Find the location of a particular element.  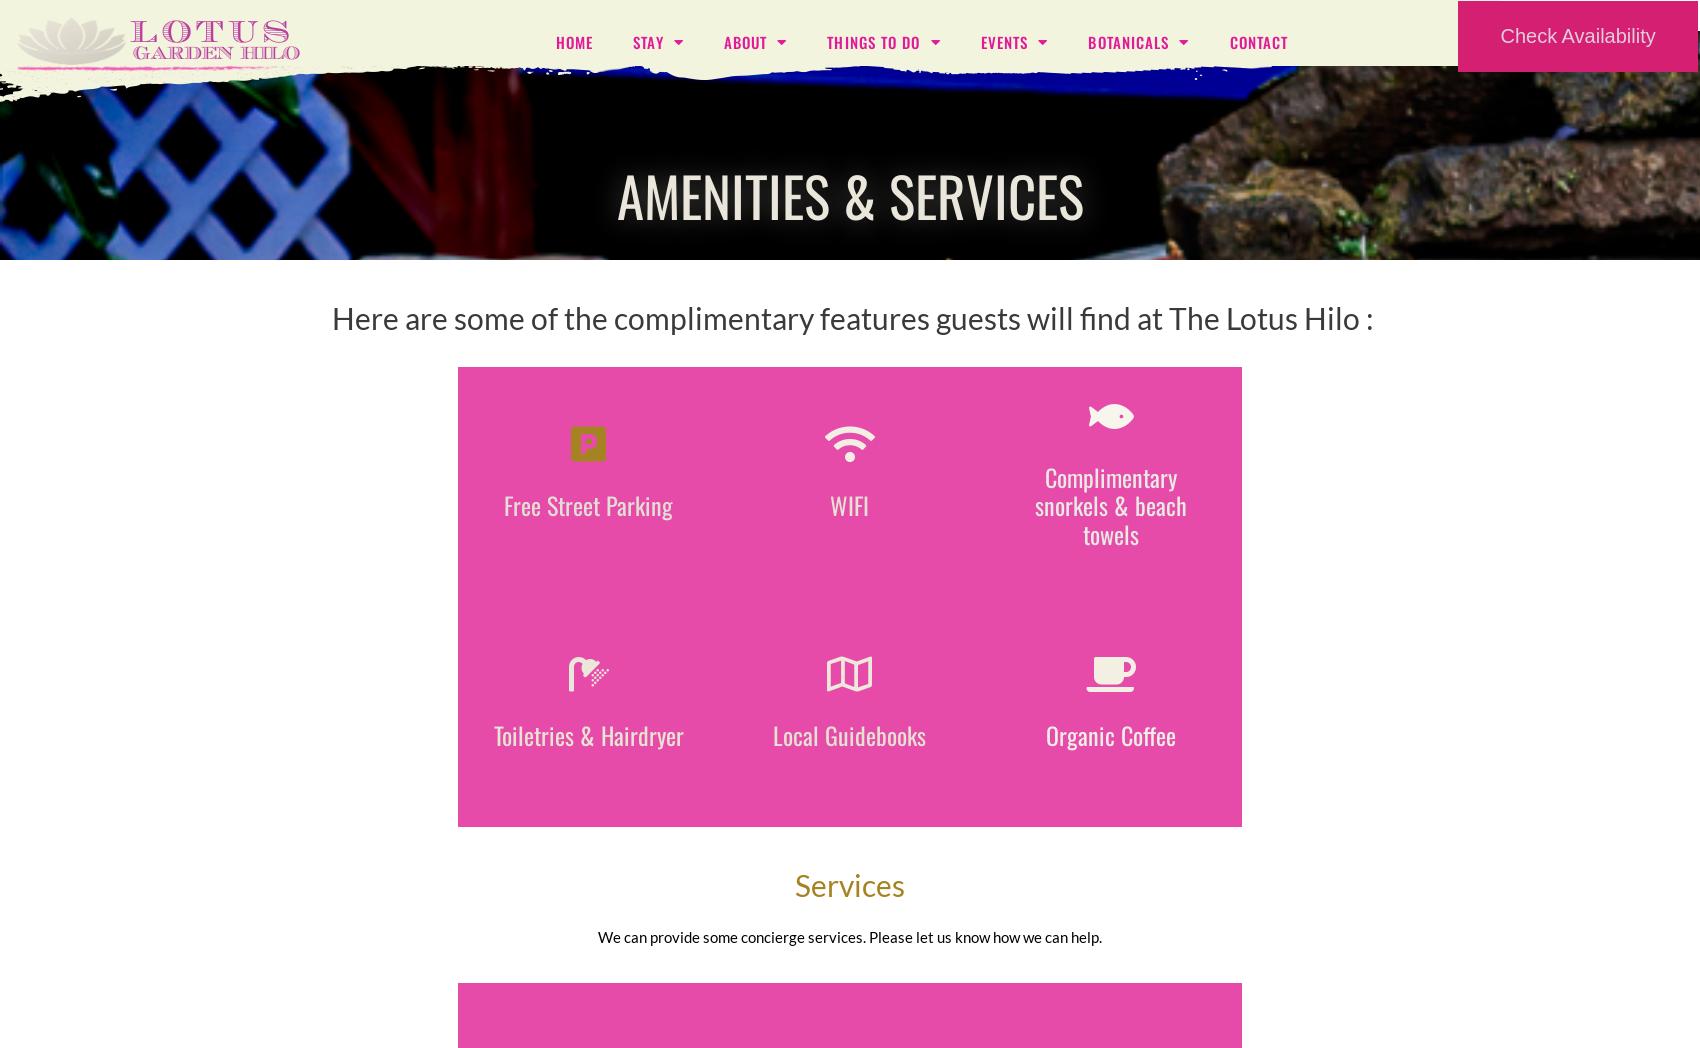

'Check Availability' is located at coordinates (1577, 35).